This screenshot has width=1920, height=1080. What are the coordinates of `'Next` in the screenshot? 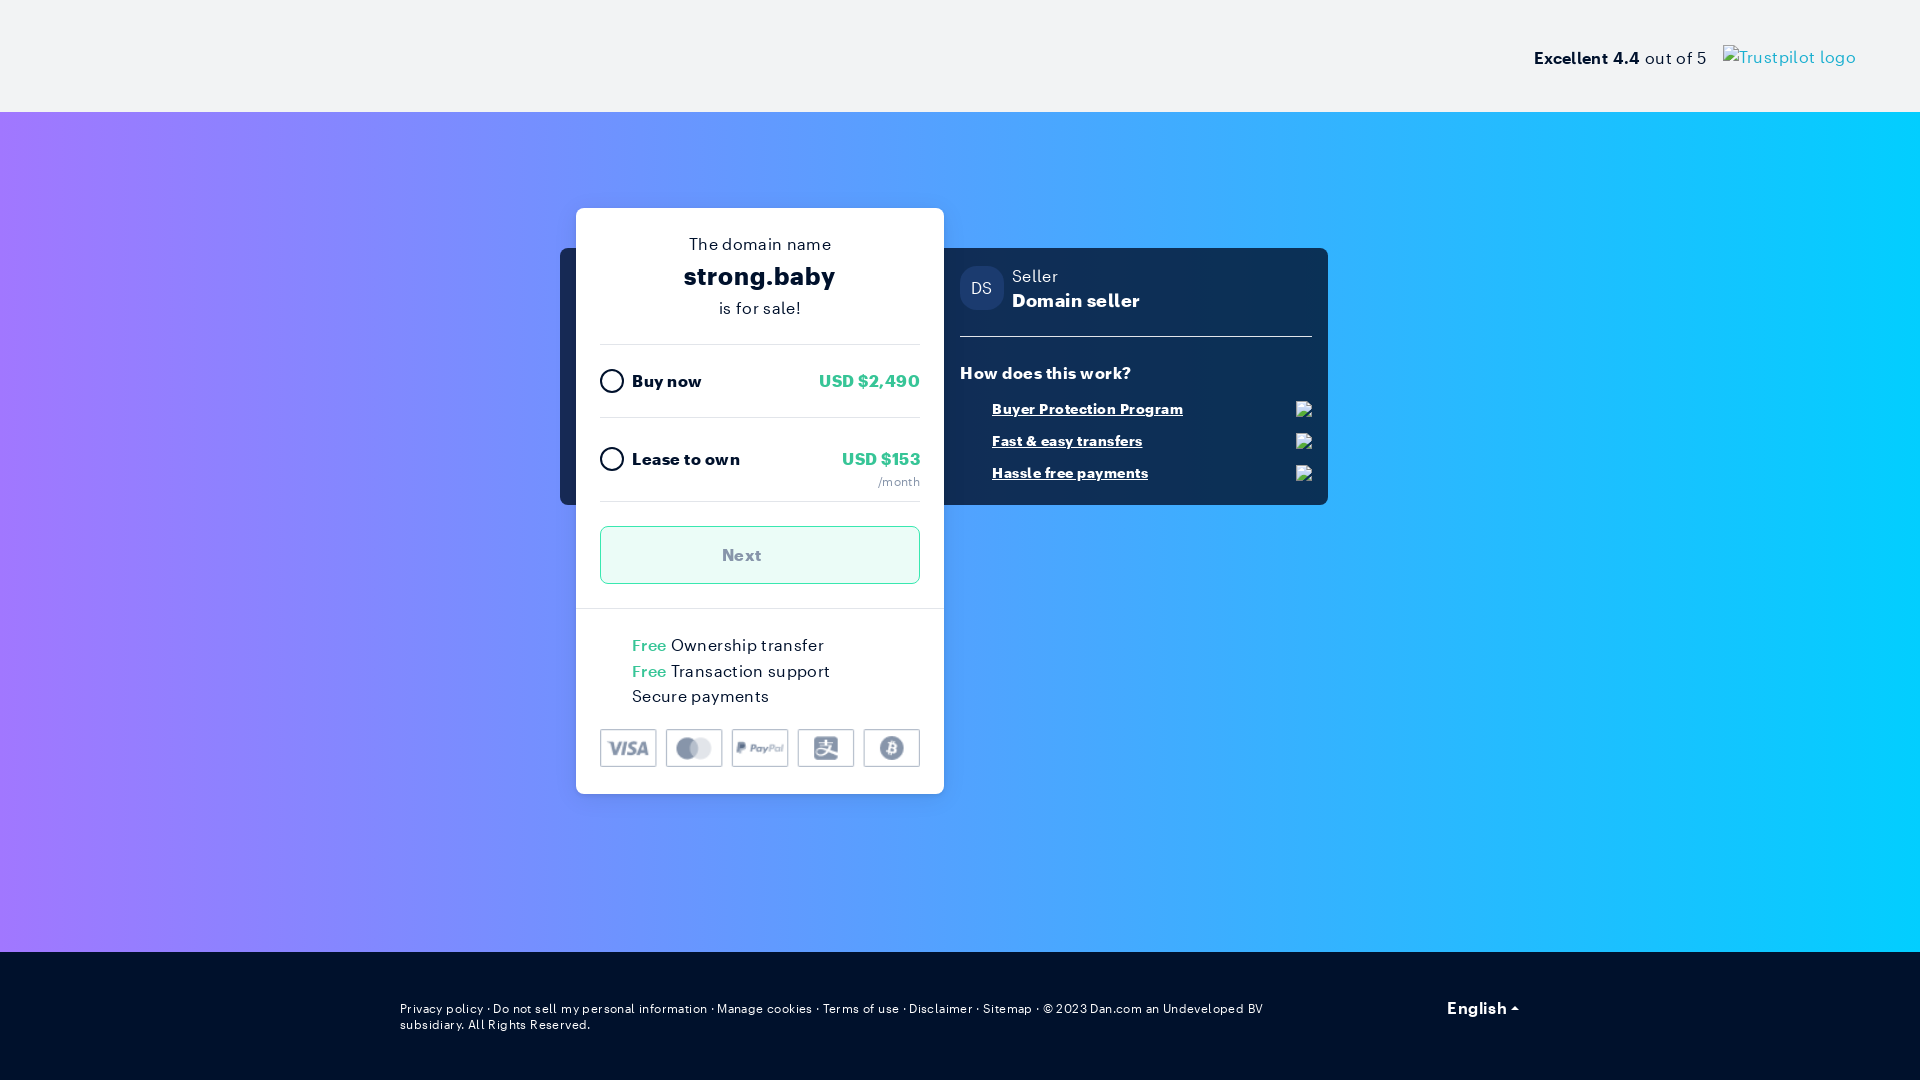 It's located at (758, 555).